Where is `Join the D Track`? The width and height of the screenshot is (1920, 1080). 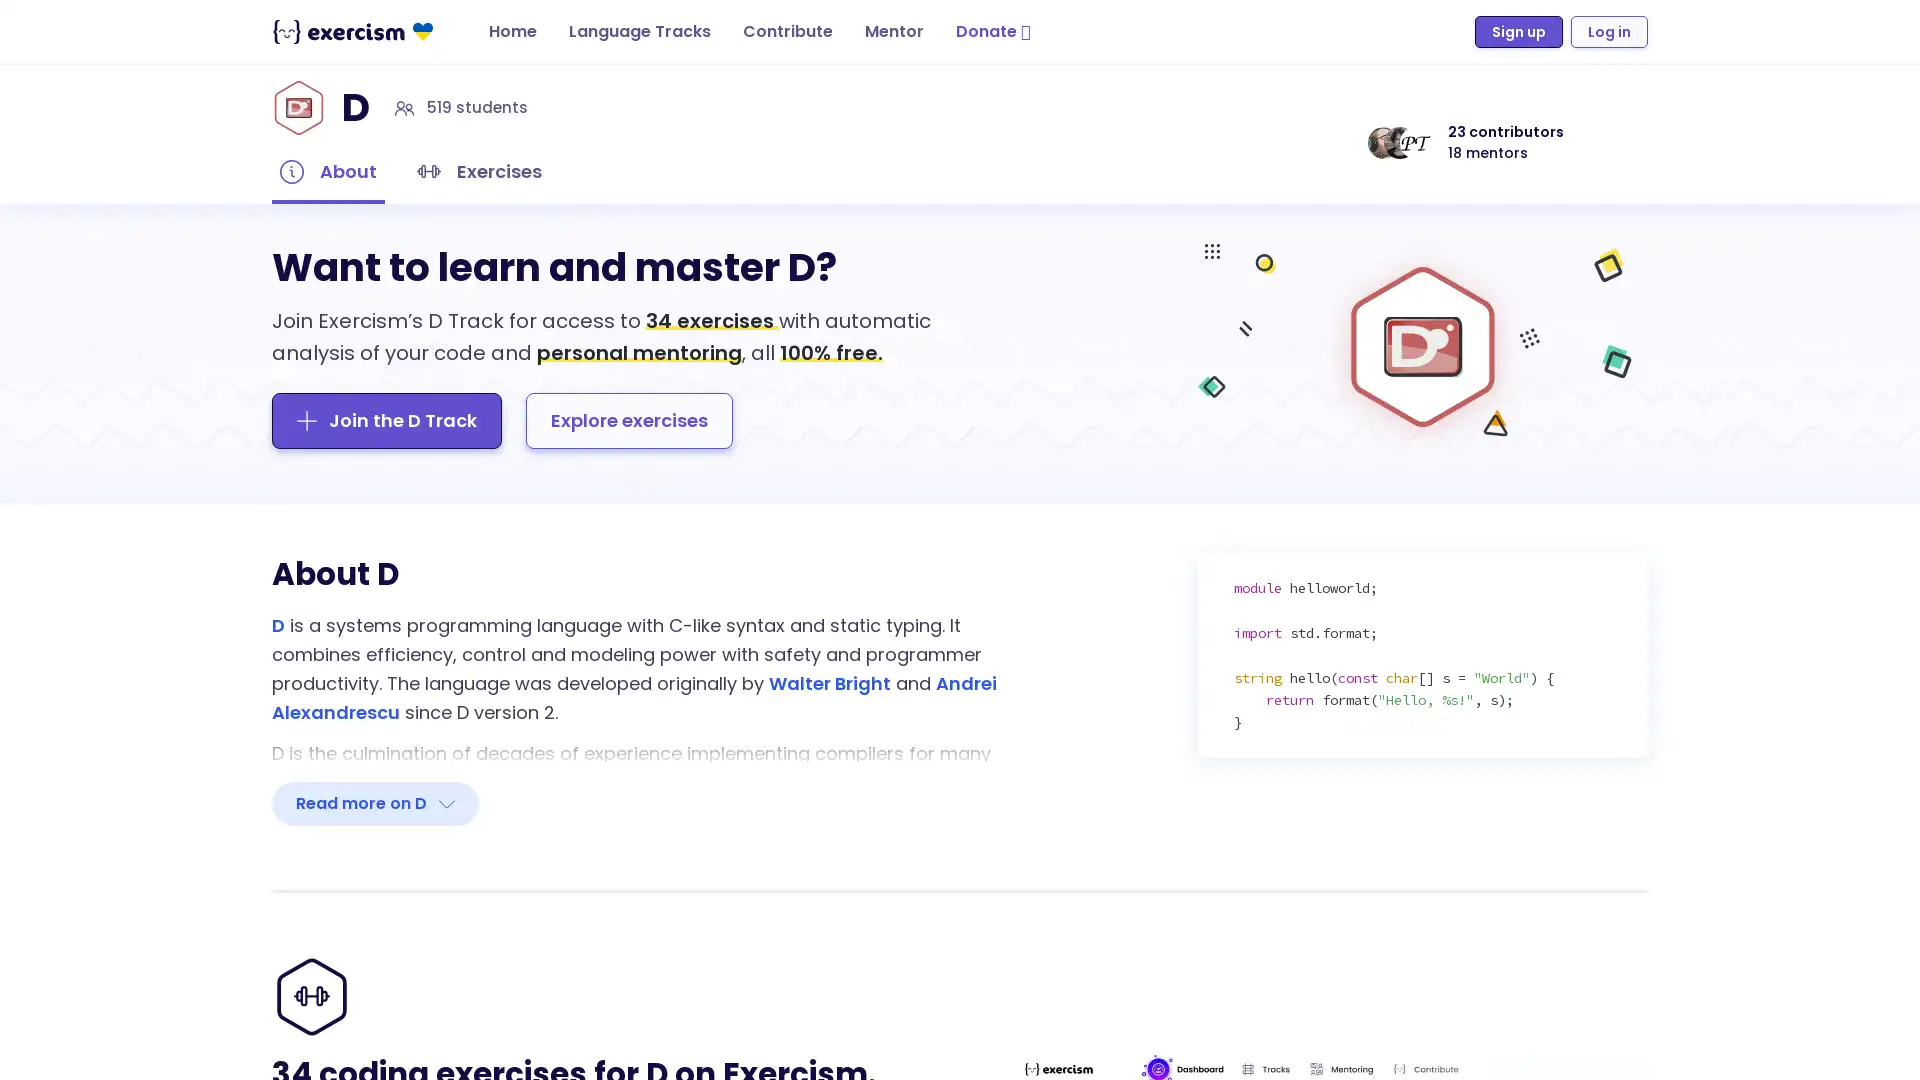 Join the D Track is located at coordinates (387, 419).